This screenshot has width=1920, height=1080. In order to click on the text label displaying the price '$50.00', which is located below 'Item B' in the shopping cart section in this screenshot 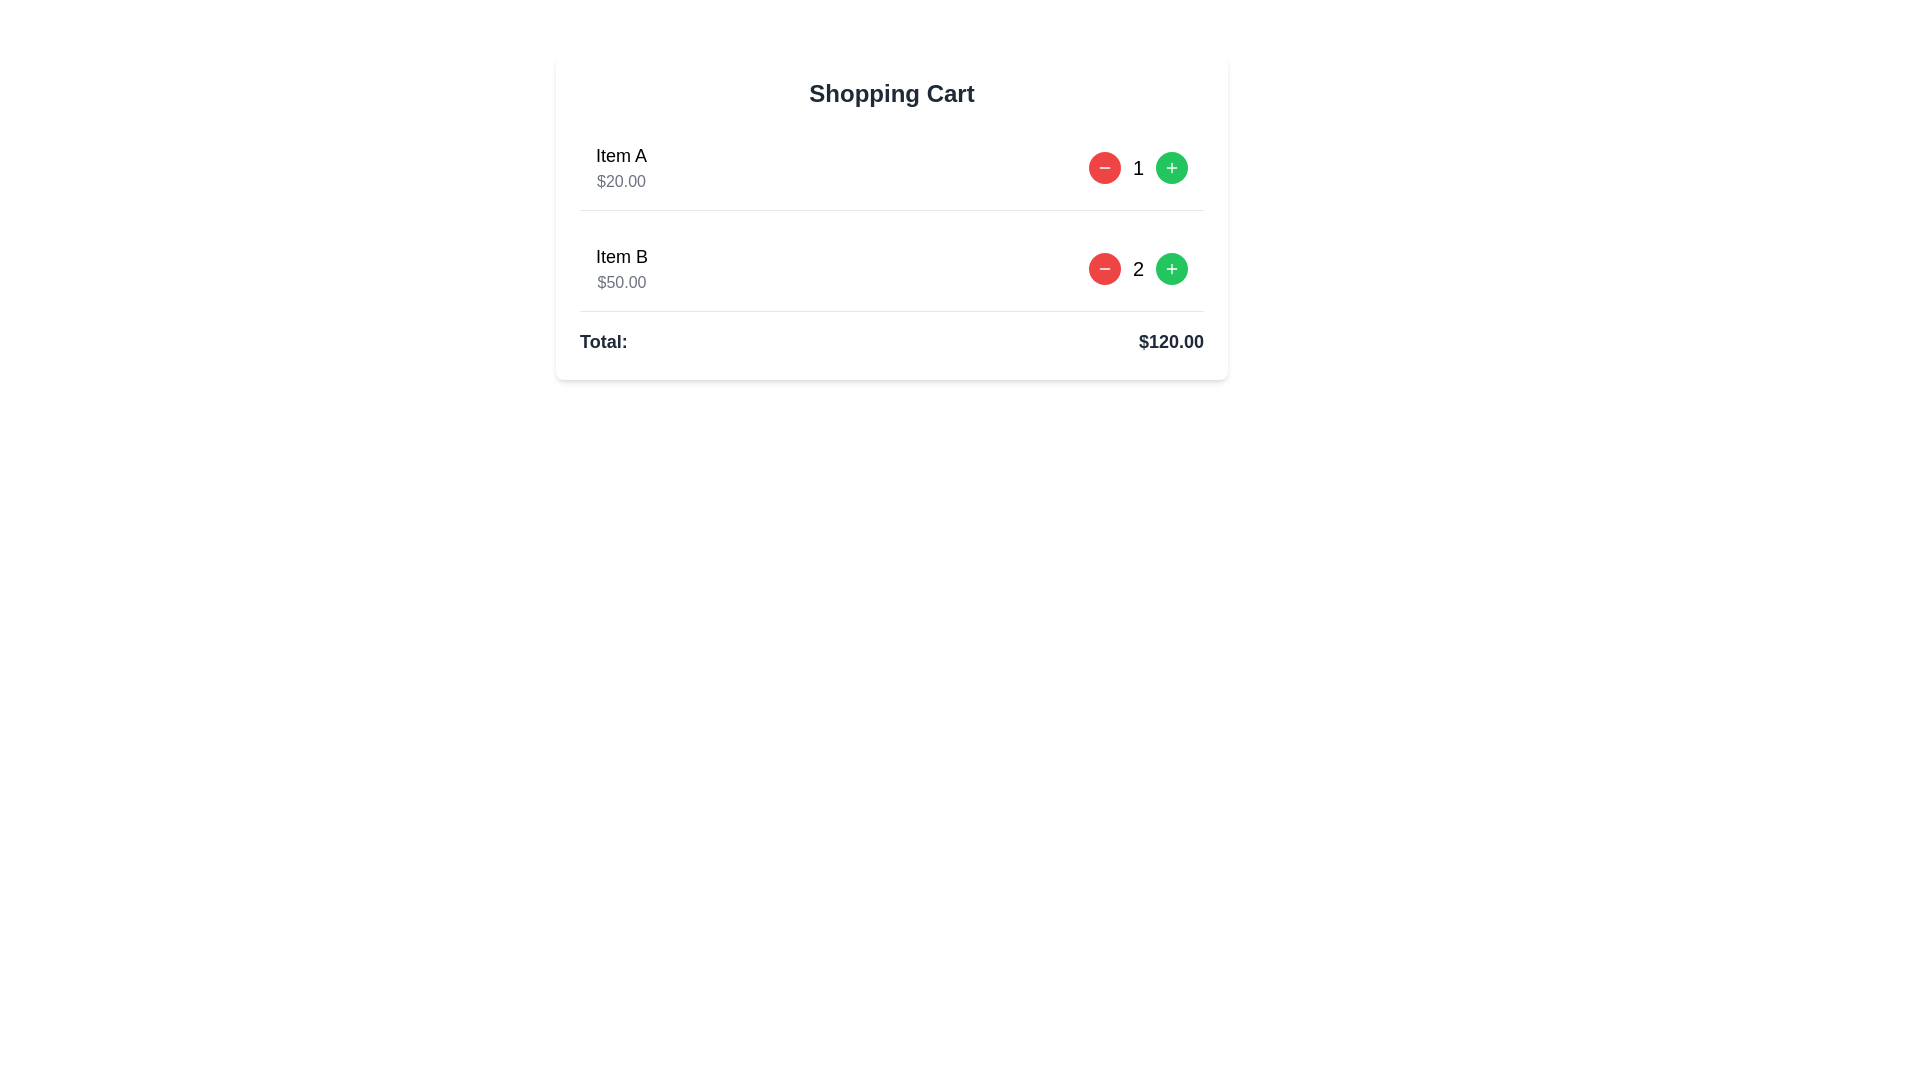, I will do `click(621, 282)`.